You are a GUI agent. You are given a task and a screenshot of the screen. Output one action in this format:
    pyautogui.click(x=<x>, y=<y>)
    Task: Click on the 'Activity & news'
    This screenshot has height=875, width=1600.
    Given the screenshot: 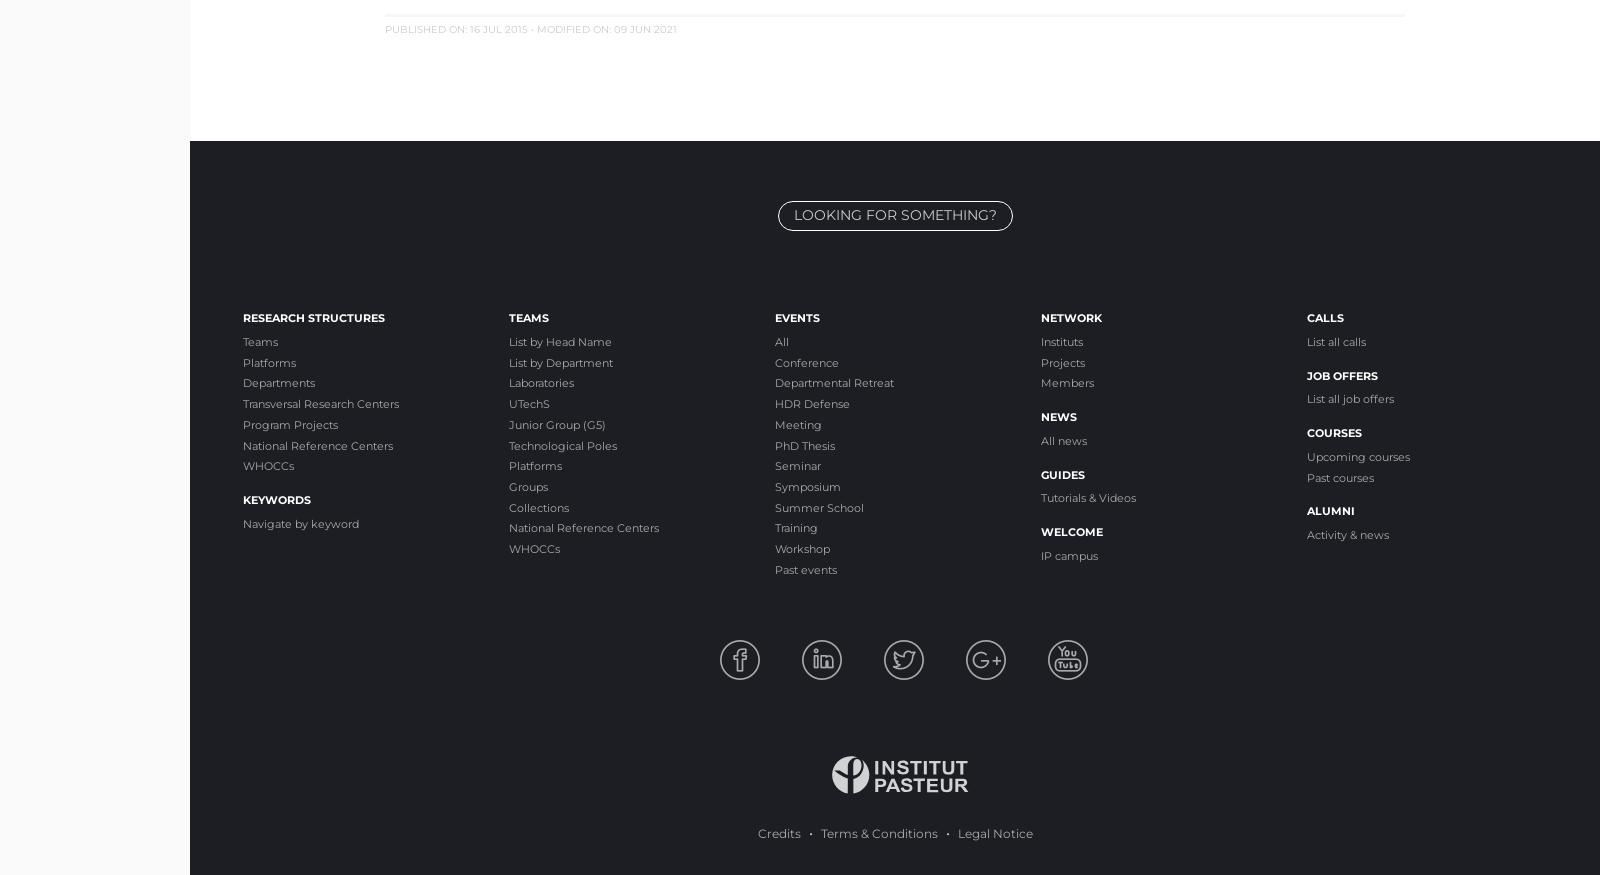 What is the action you would take?
    pyautogui.click(x=1347, y=533)
    